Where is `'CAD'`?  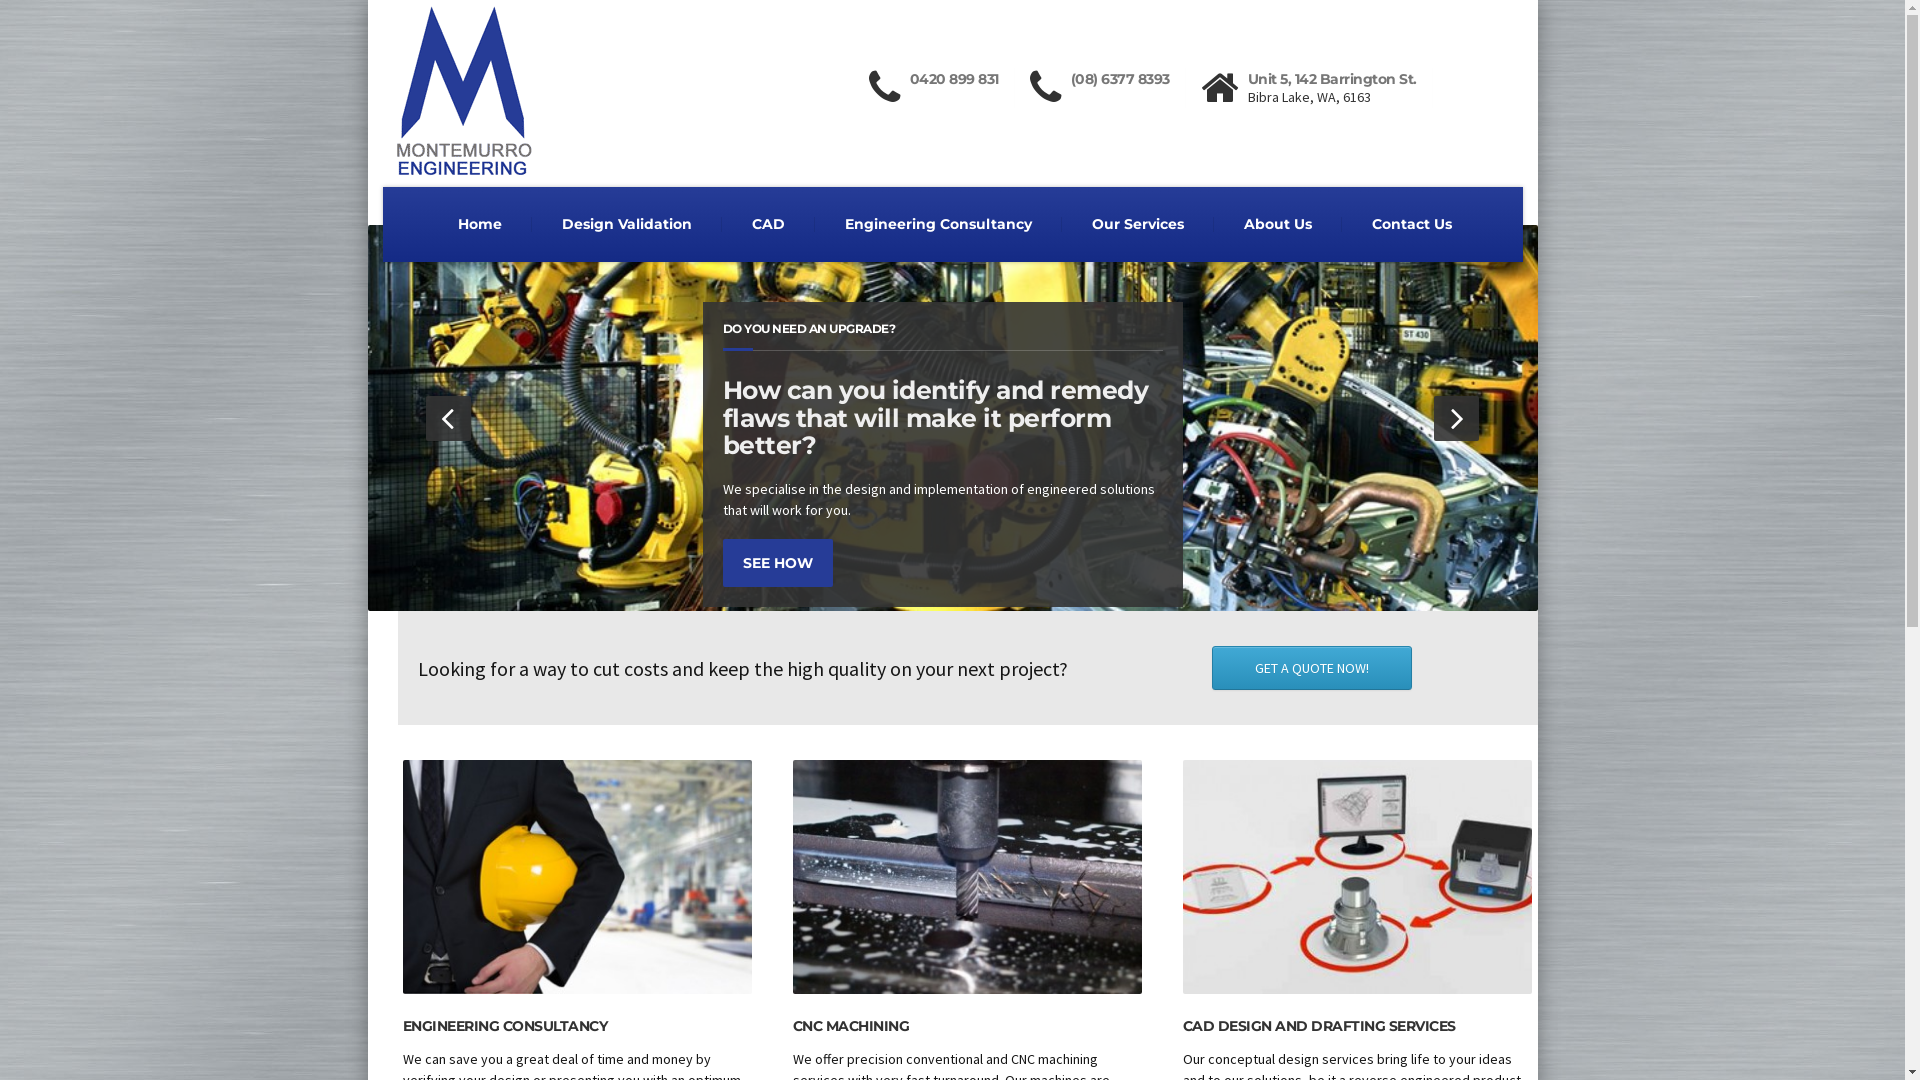
'CAD' is located at coordinates (767, 224).